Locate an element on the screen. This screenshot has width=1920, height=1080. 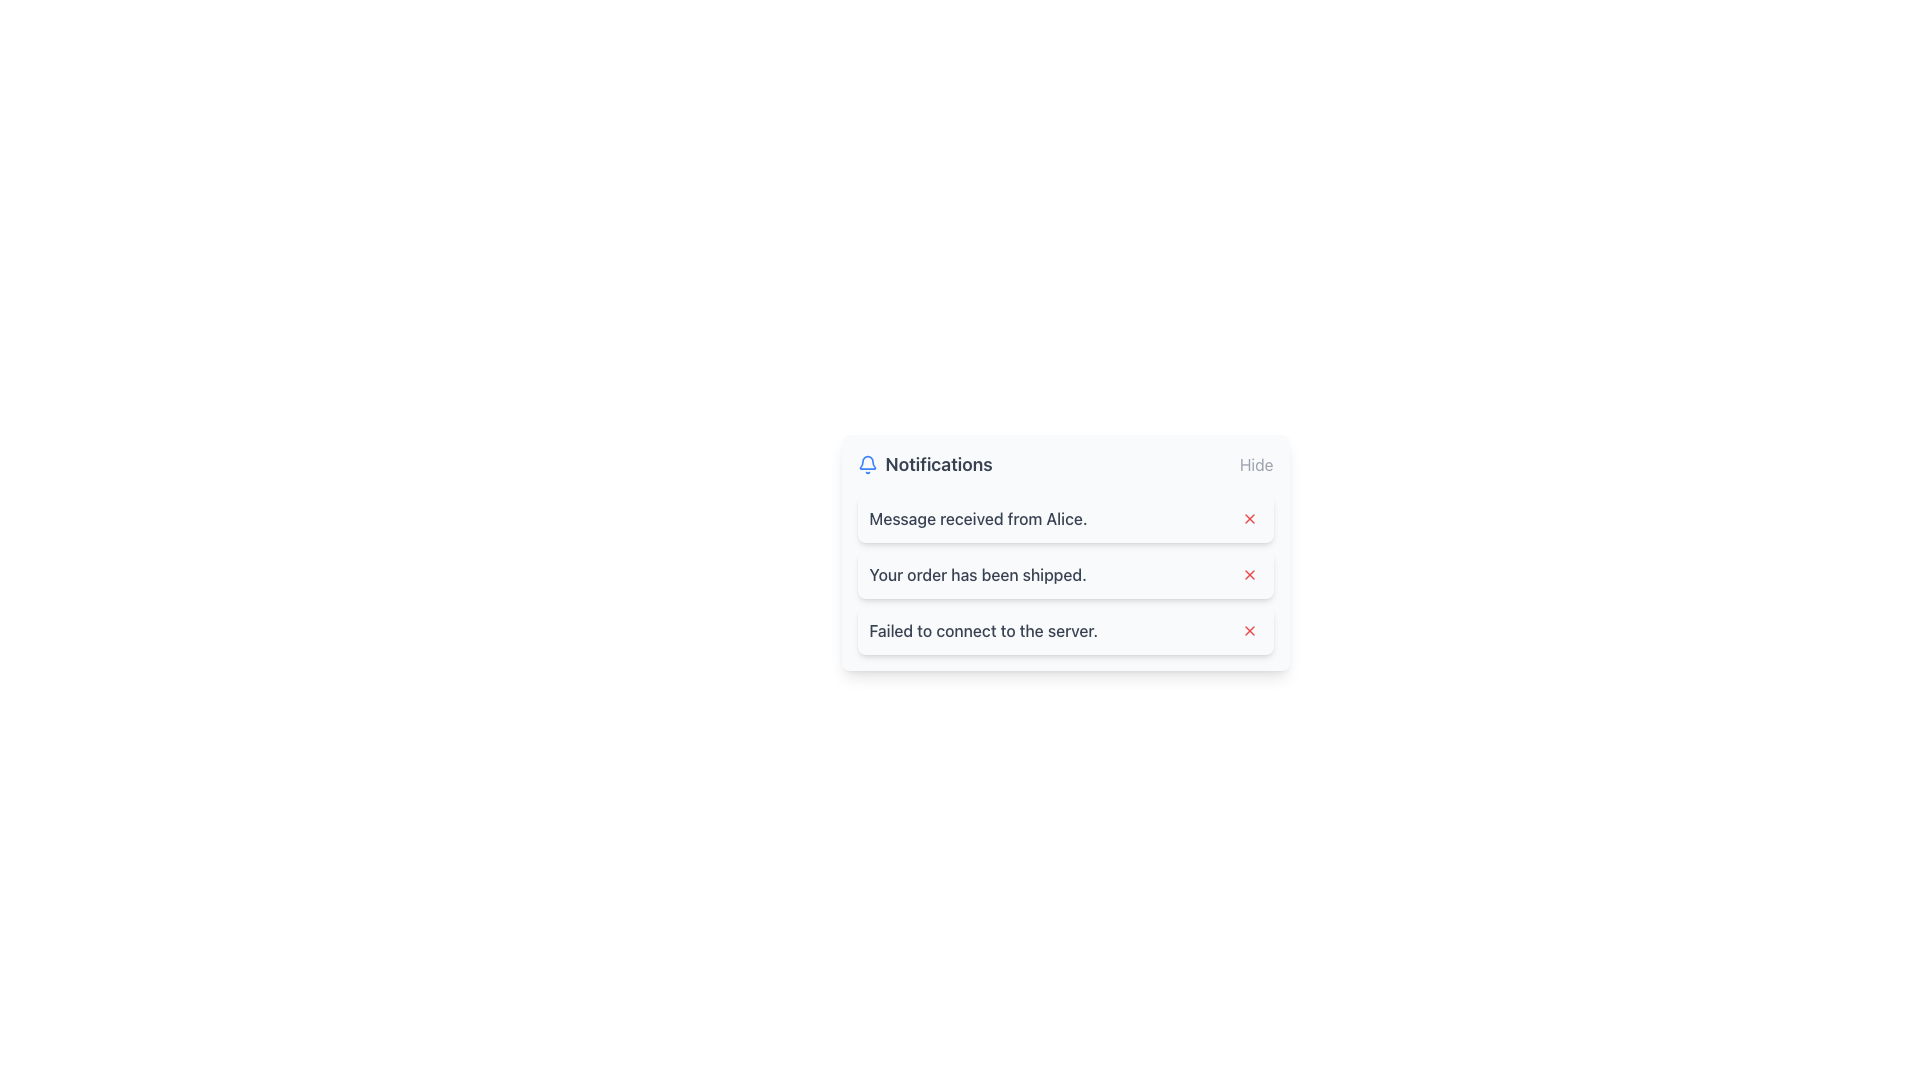
the first notification card in the Notifications panel is located at coordinates (1064, 518).